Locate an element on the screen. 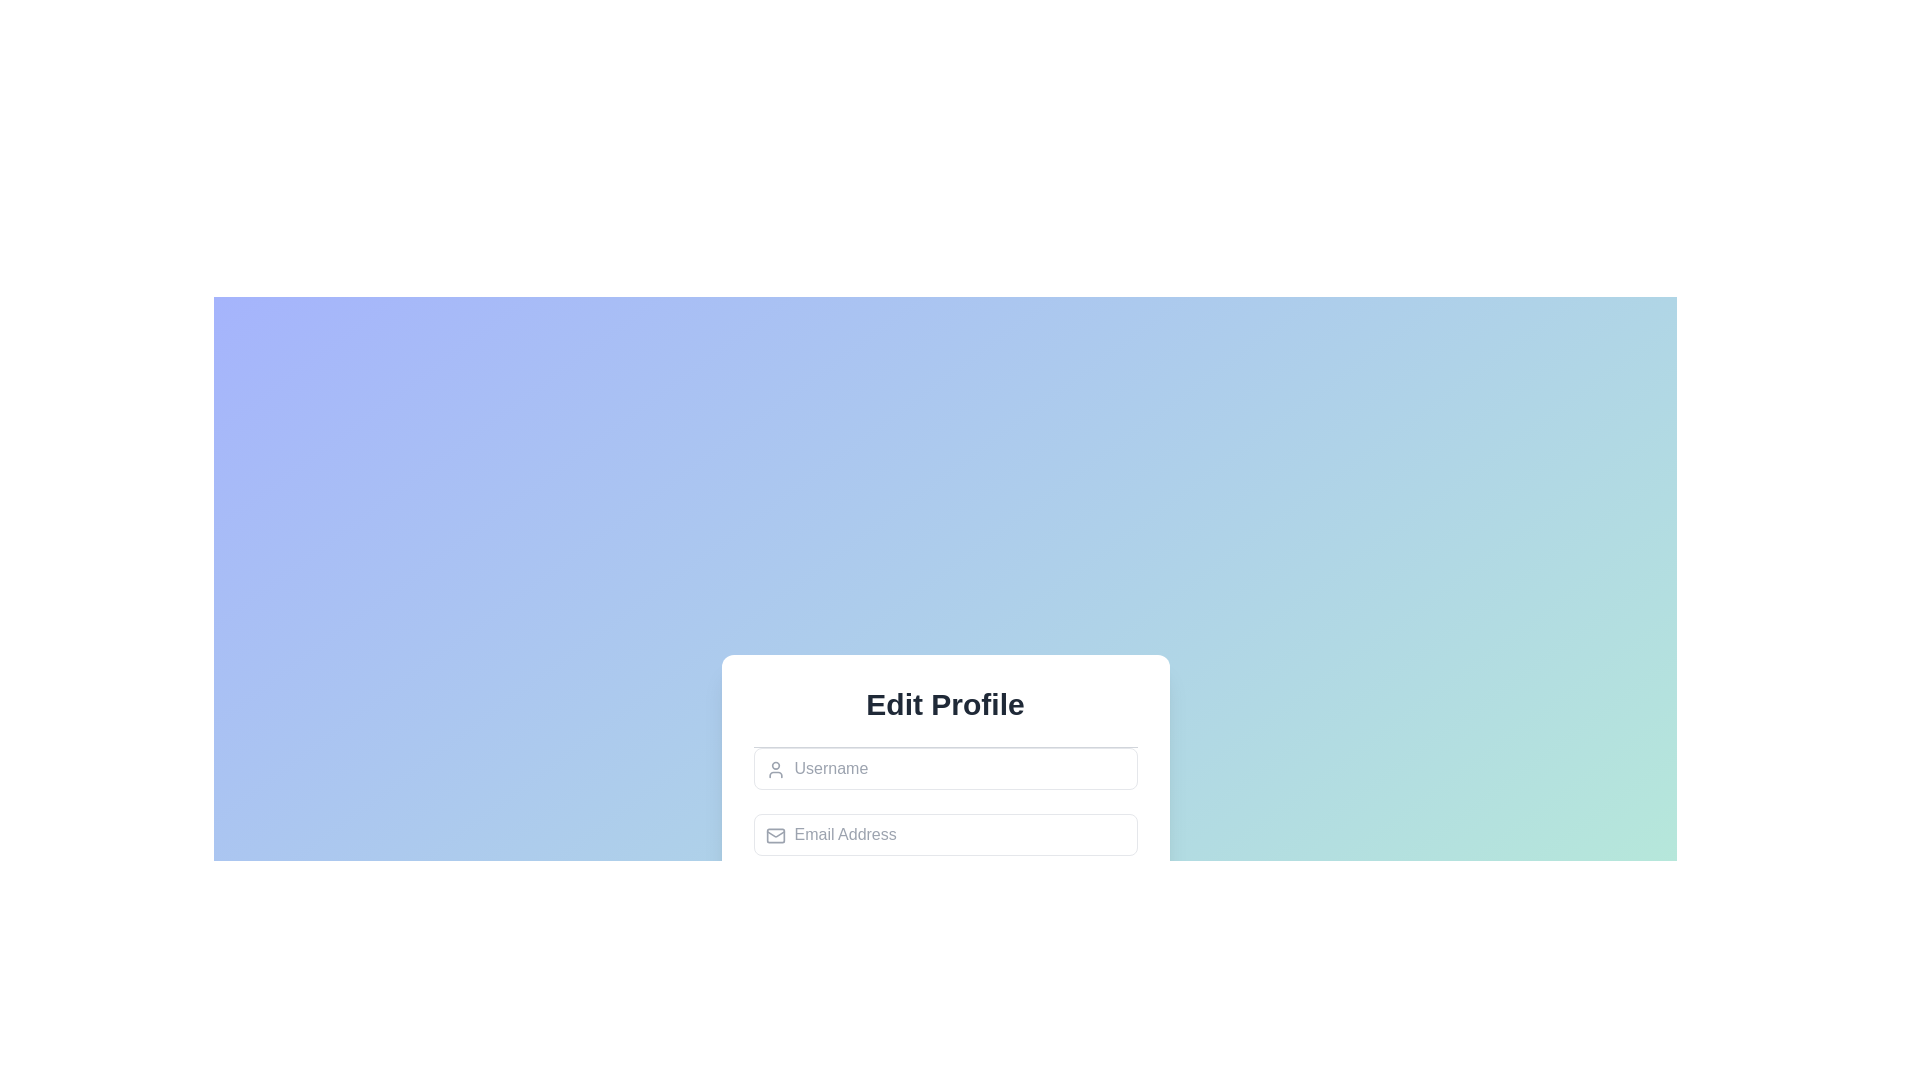 The width and height of the screenshot is (1920, 1080). the second input field within the vertical stack of input forms in the 'Edit Profile' section is located at coordinates (944, 846).